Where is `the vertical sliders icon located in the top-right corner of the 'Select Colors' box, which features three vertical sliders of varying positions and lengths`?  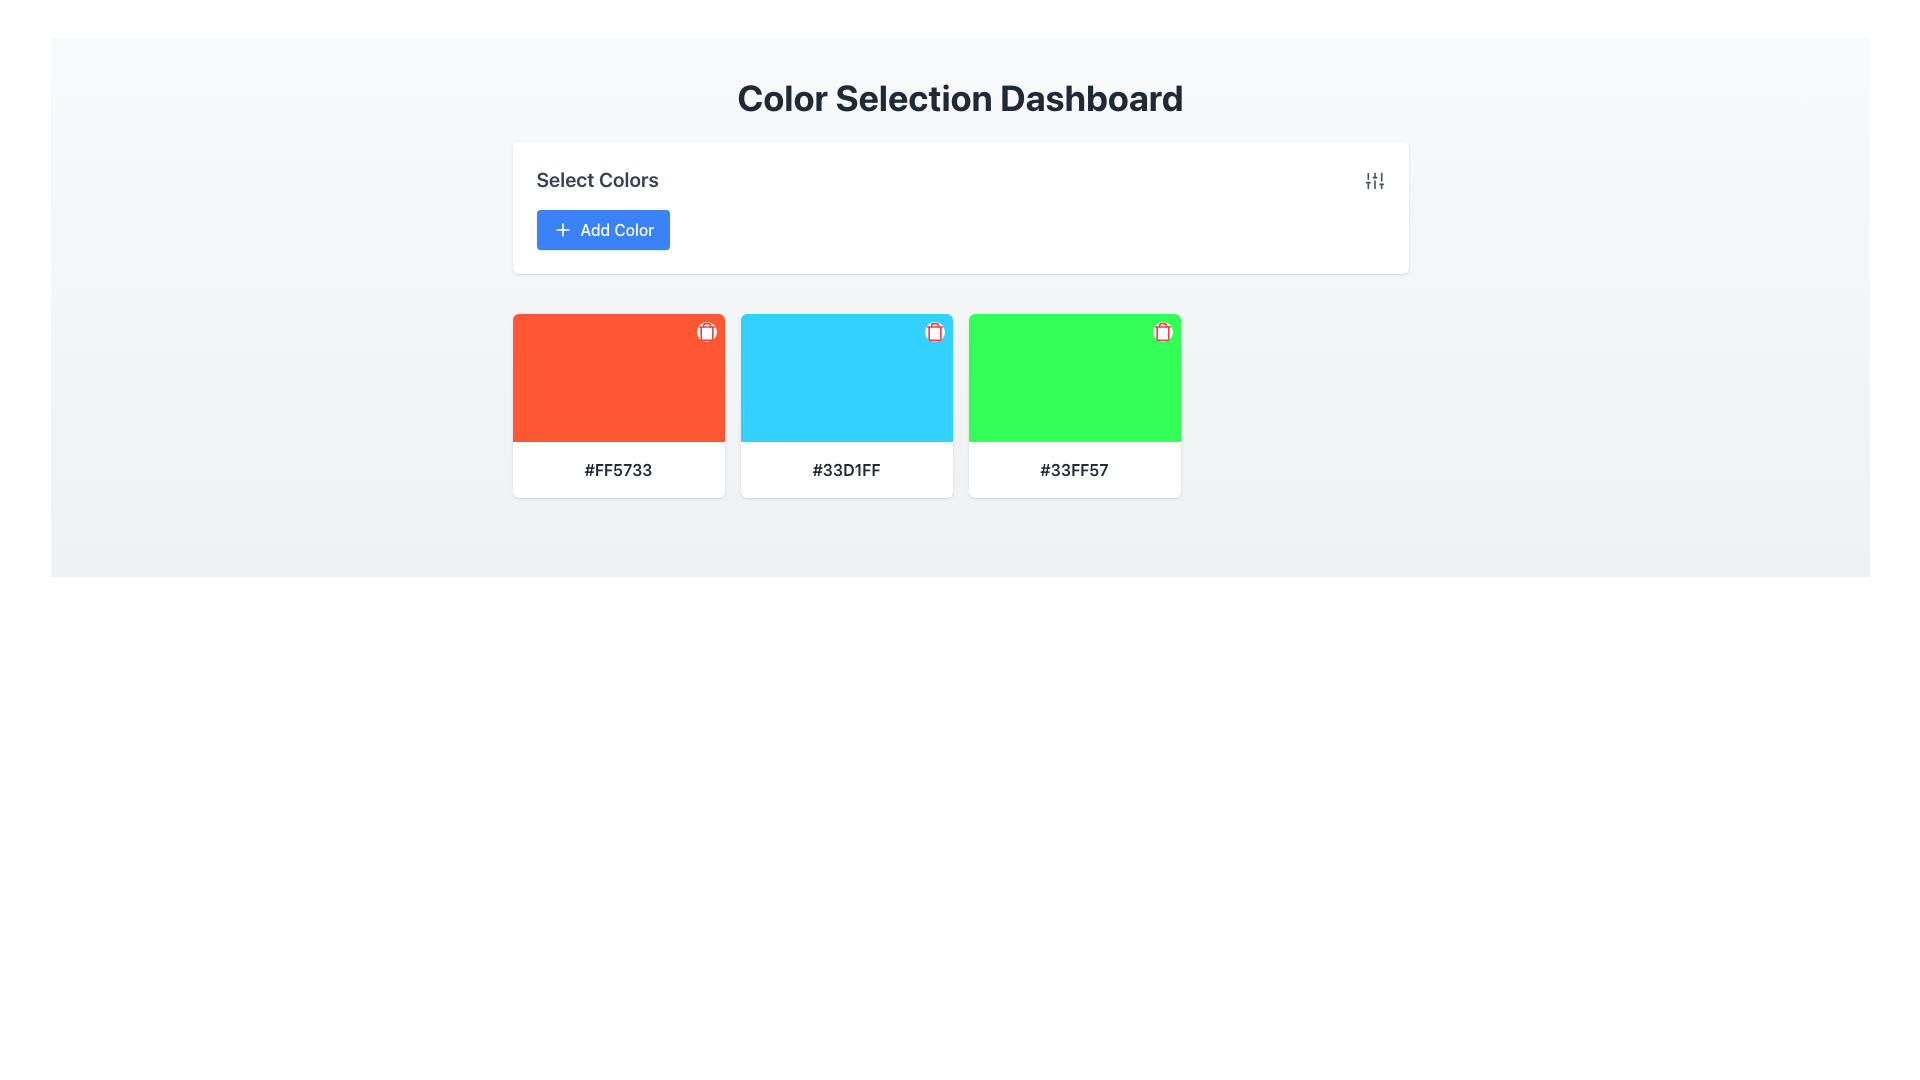
the vertical sliders icon located in the top-right corner of the 'Select Colors' box, which features three vertical sliders of varying positions and lengths is located at coordinates (1373, 181).